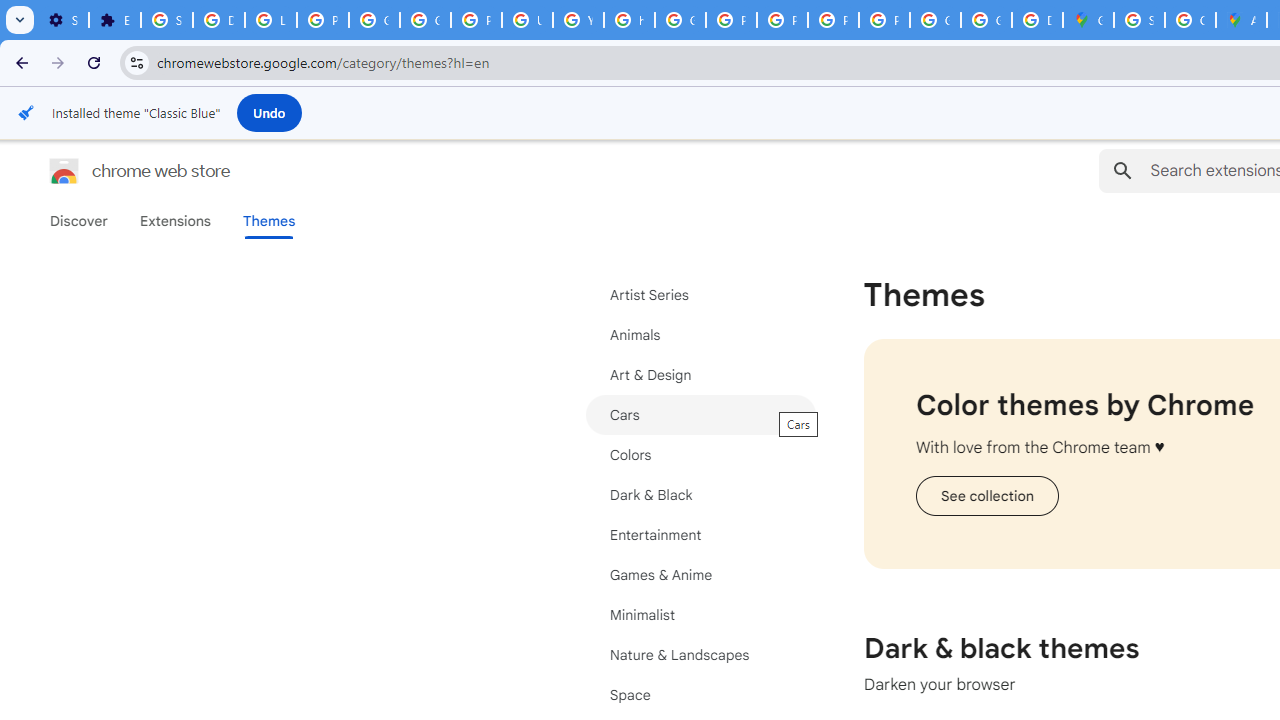 Image resolution: width=1280 pixels, height=720 pixels. What do you see at coordinates (700, 694) in the screenshot?
I see `'Space'` at bounding box center [700, 694].